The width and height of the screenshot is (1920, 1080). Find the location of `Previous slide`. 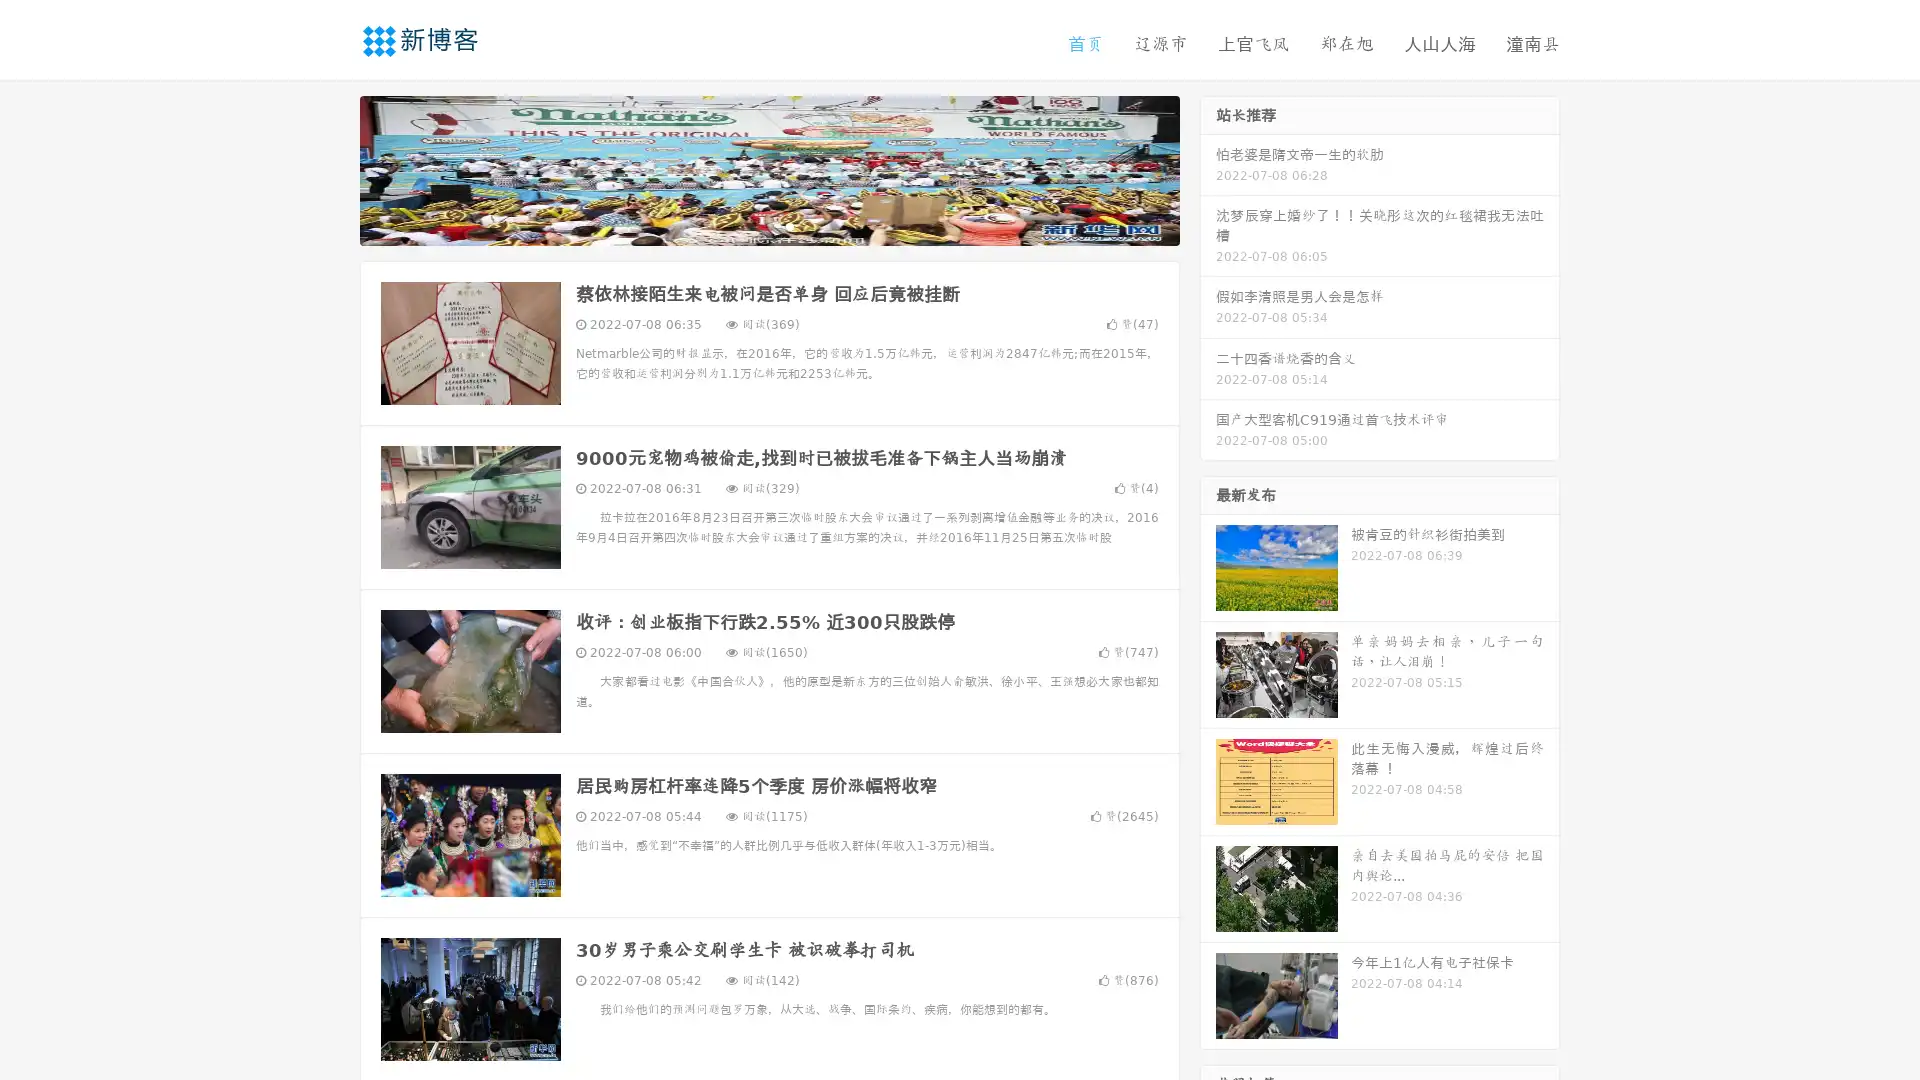

Previous slide is located at coordinates (330, 168).